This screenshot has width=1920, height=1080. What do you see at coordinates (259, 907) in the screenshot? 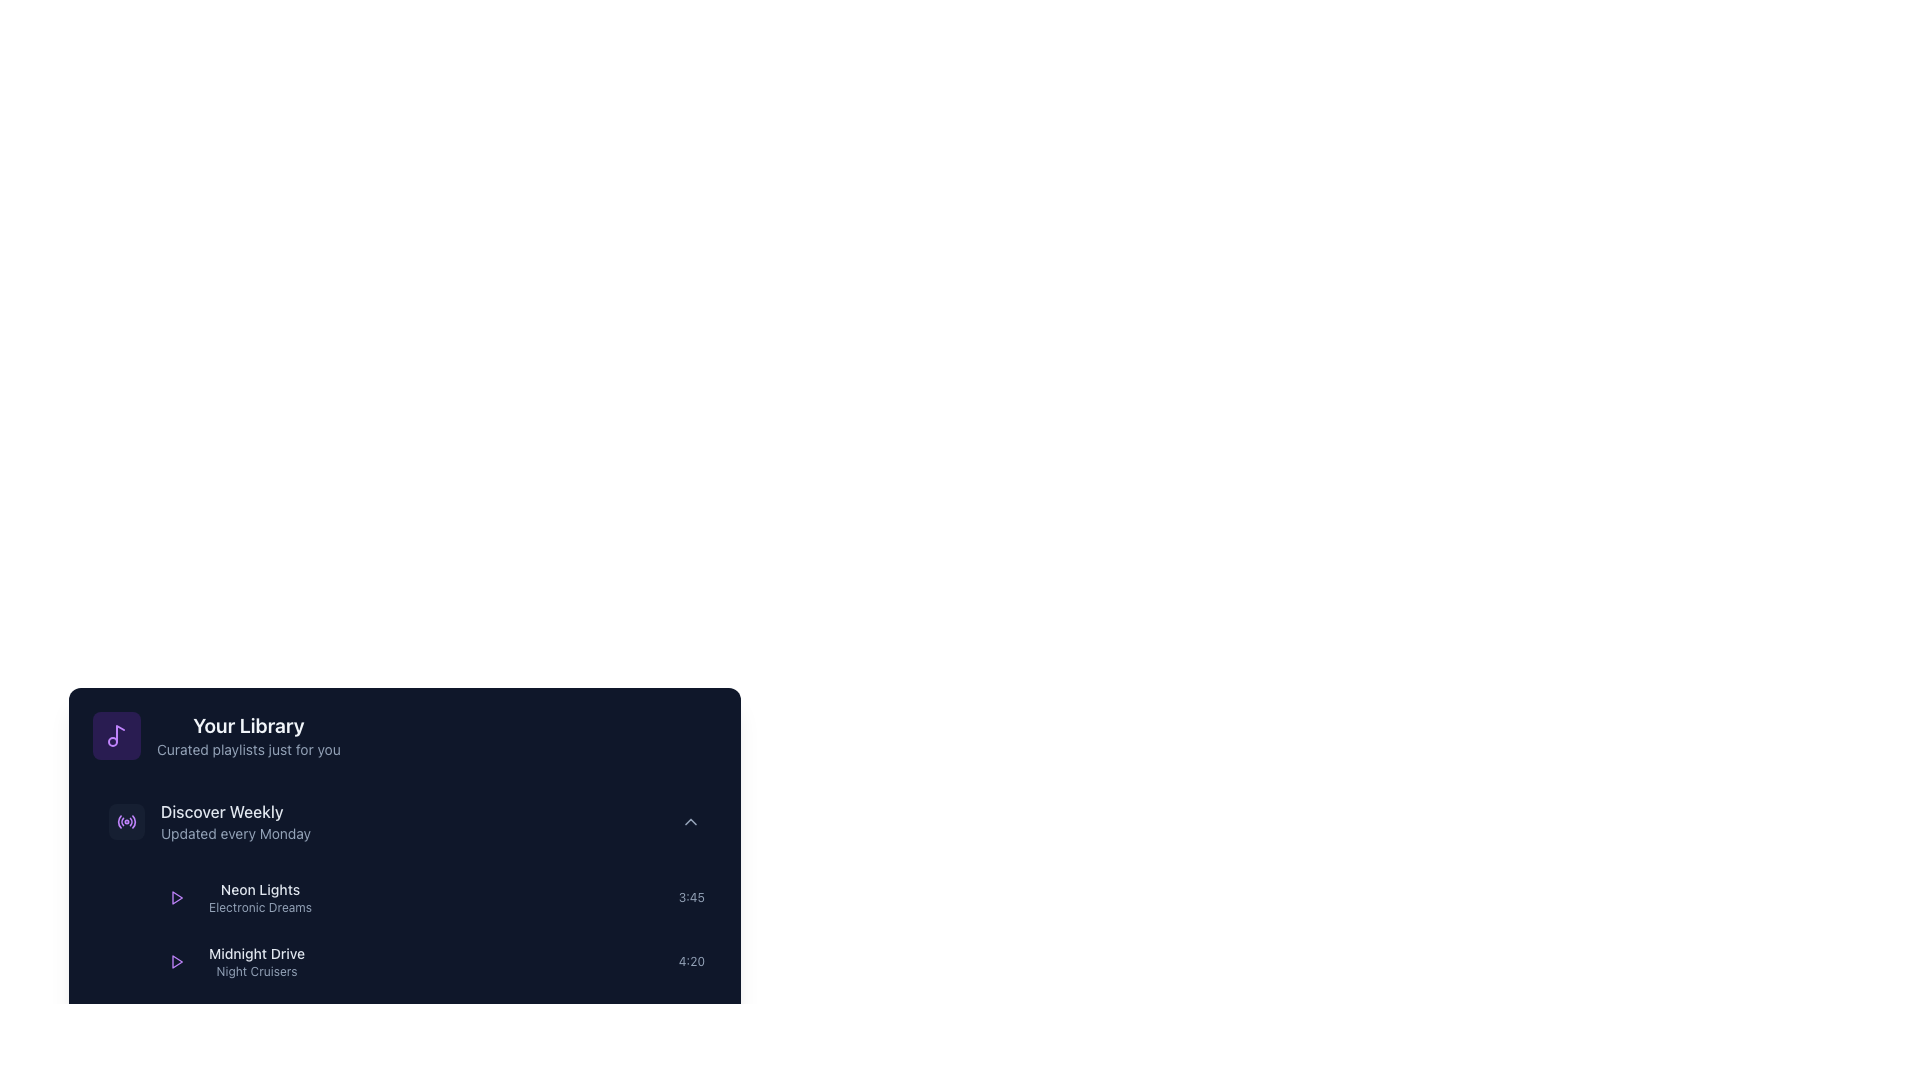
I see `the subtitle text located beneath the 'Neon Lights' title, providing additional context or description about the item` at bounding box center [259, 907].